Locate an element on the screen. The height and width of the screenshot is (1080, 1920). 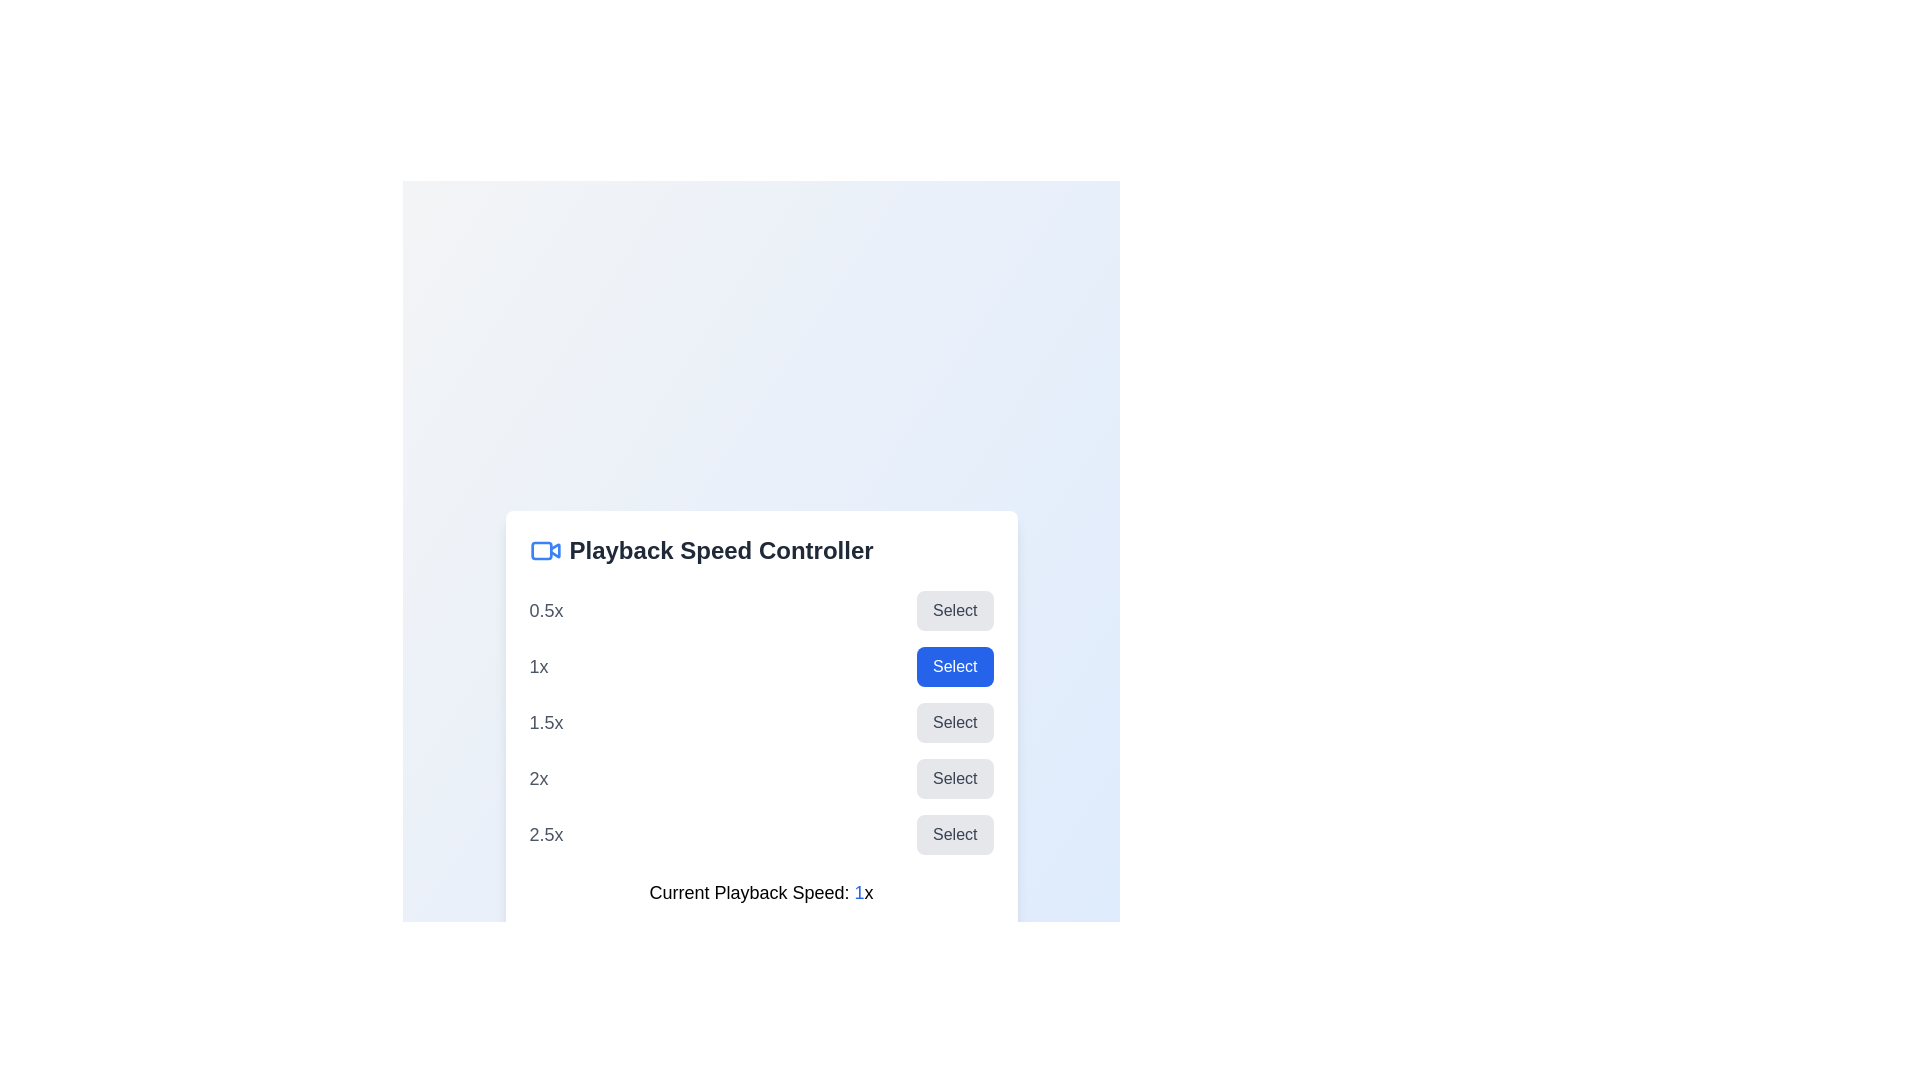
the button used to select the '1.5x' playback speed option, which is positioned to the right of the '1.5x' text label is located at coordinates (954, 722).